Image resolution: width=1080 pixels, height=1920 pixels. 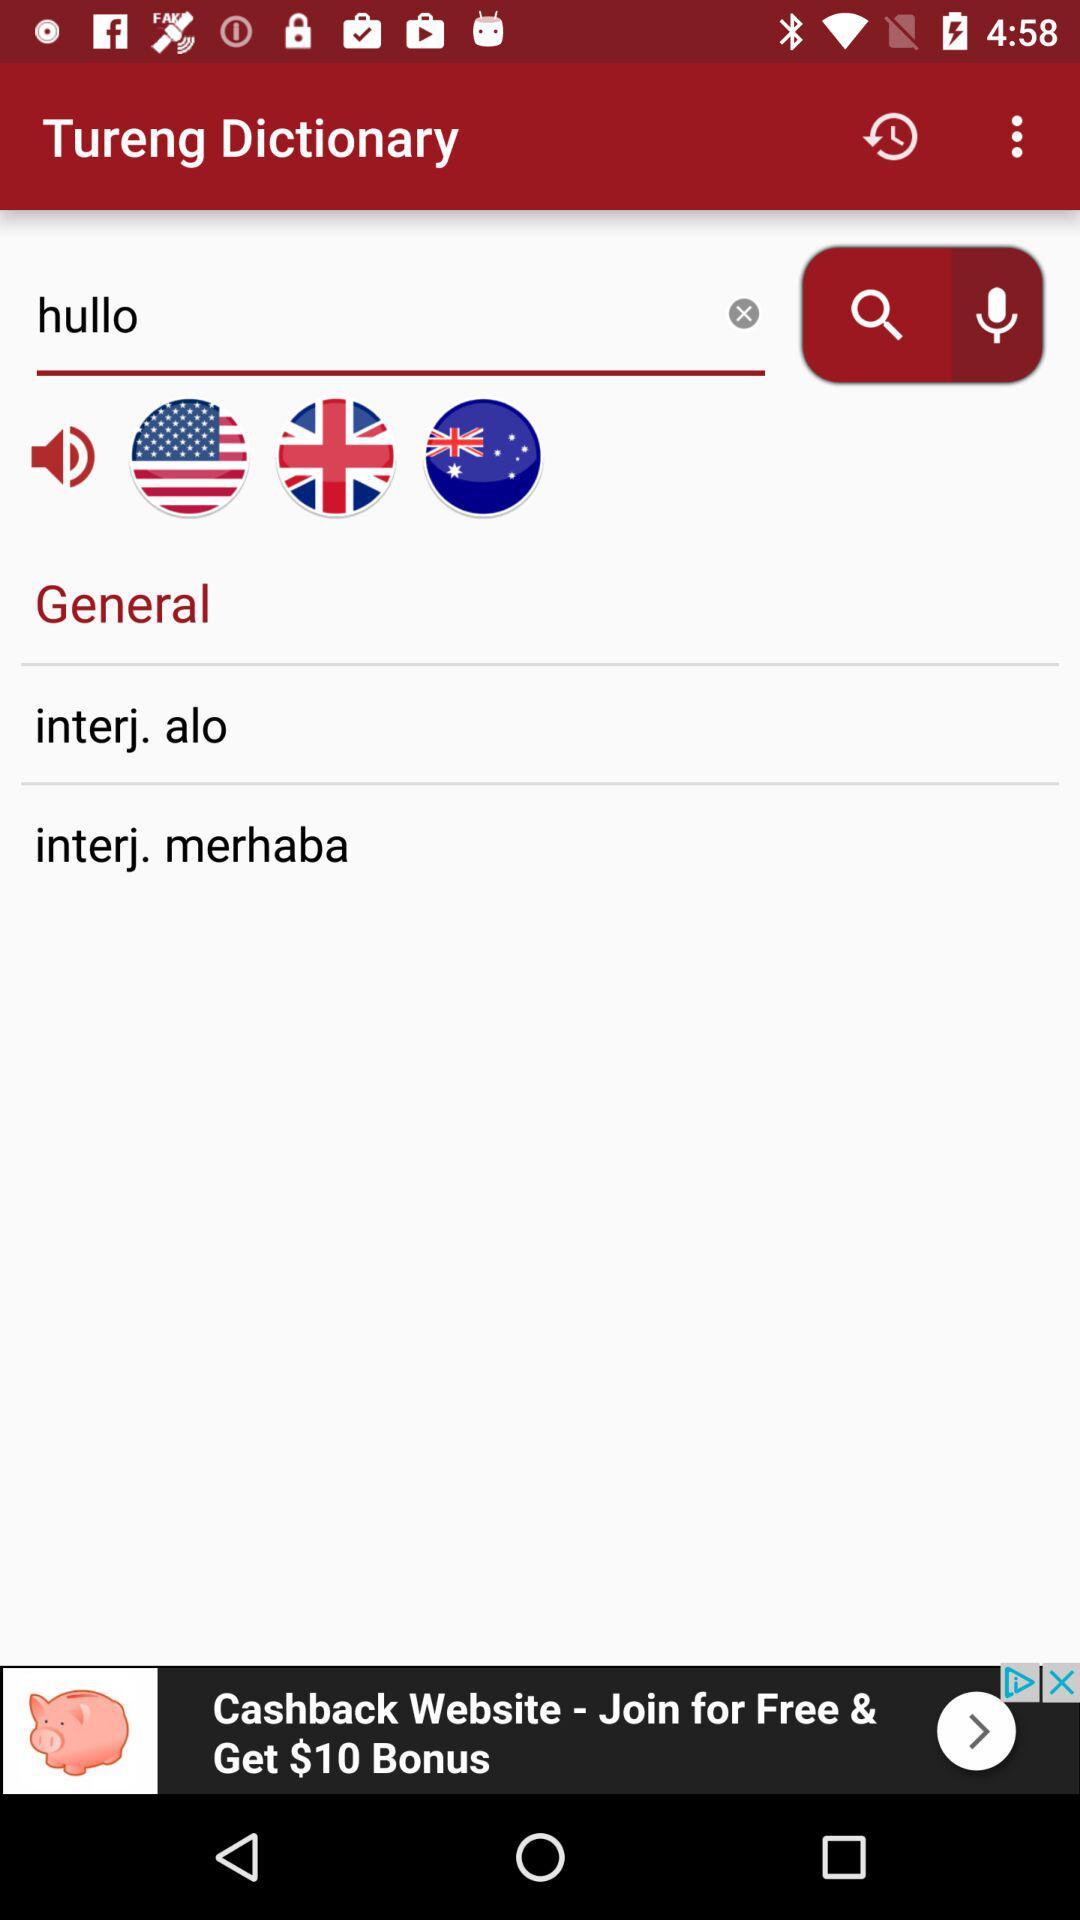 I want to click on the search icon, so click(x=862, y=314).